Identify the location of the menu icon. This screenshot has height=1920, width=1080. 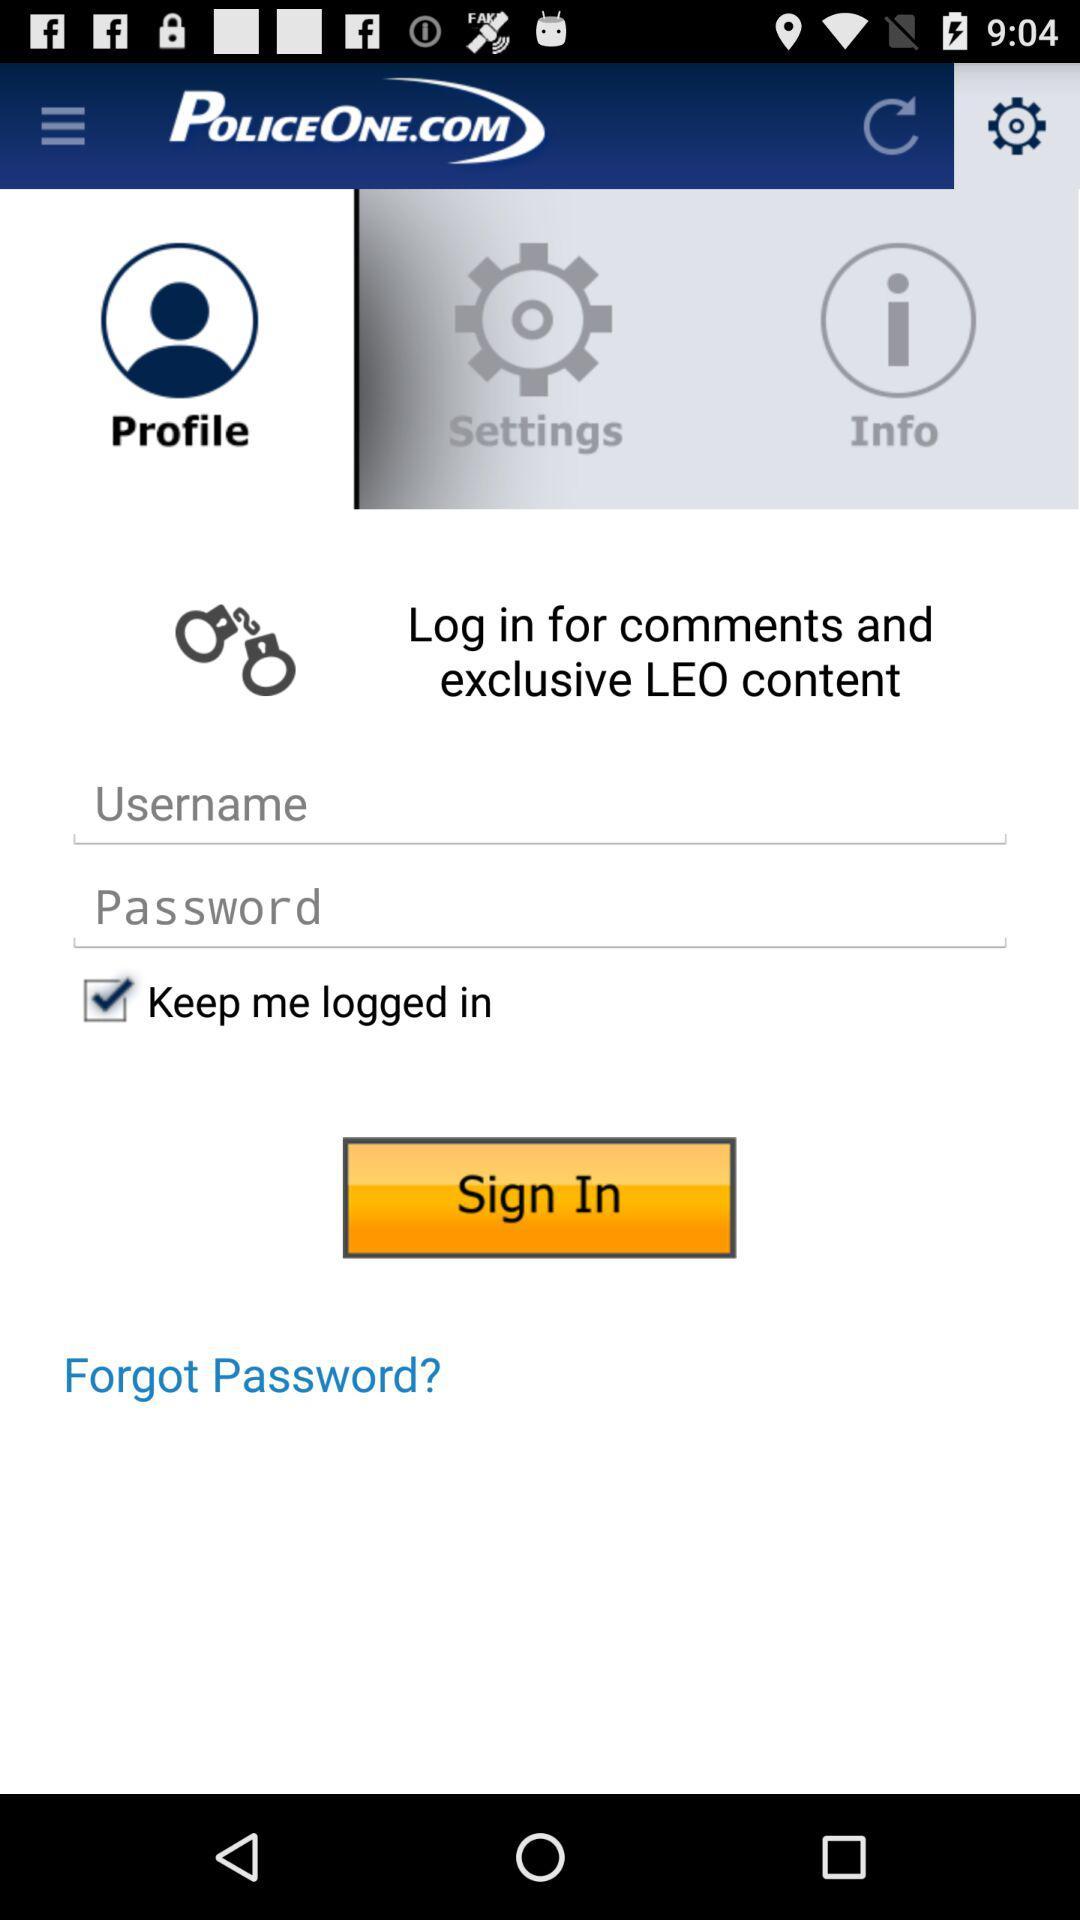
(61, 133).